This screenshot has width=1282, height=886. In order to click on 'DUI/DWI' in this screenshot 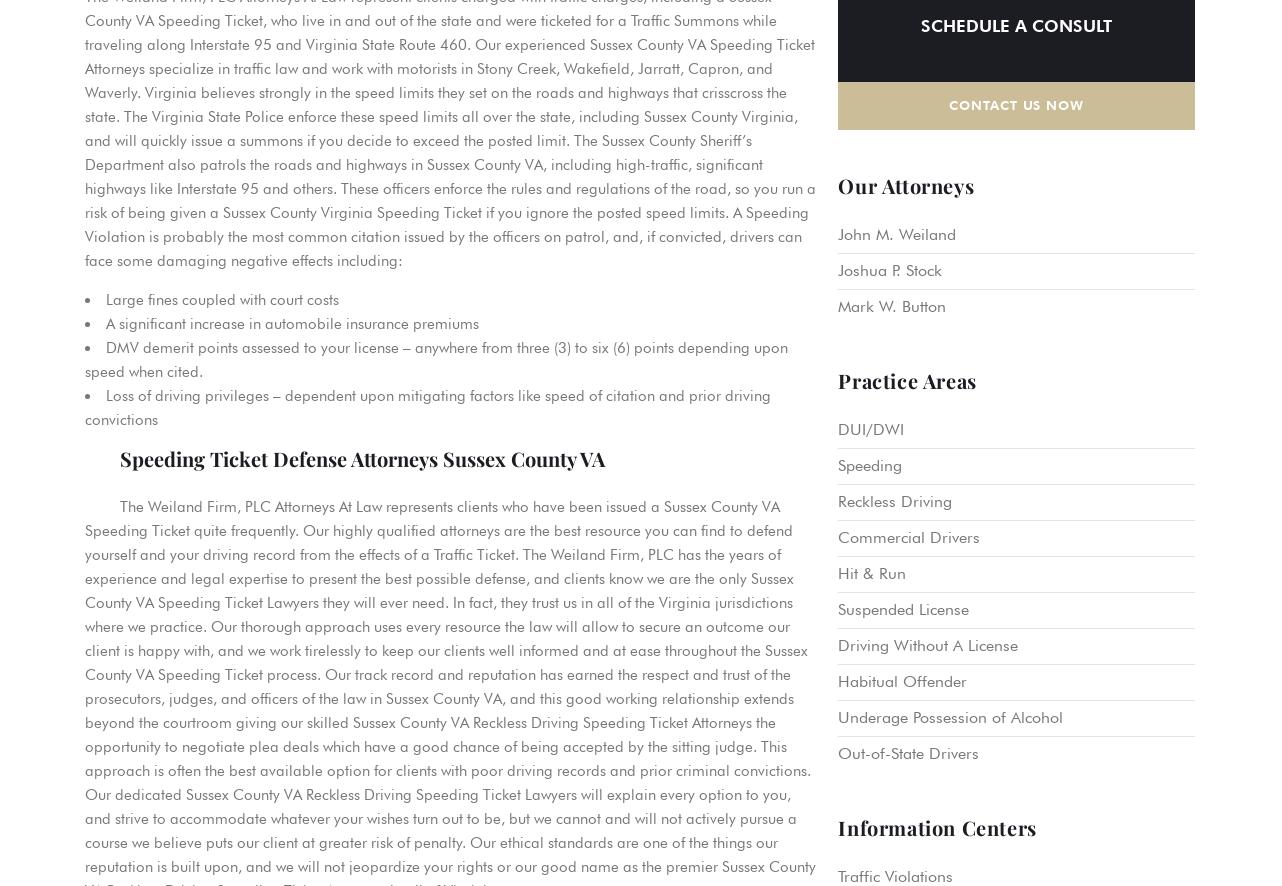, I will do `click(837, 427)`.